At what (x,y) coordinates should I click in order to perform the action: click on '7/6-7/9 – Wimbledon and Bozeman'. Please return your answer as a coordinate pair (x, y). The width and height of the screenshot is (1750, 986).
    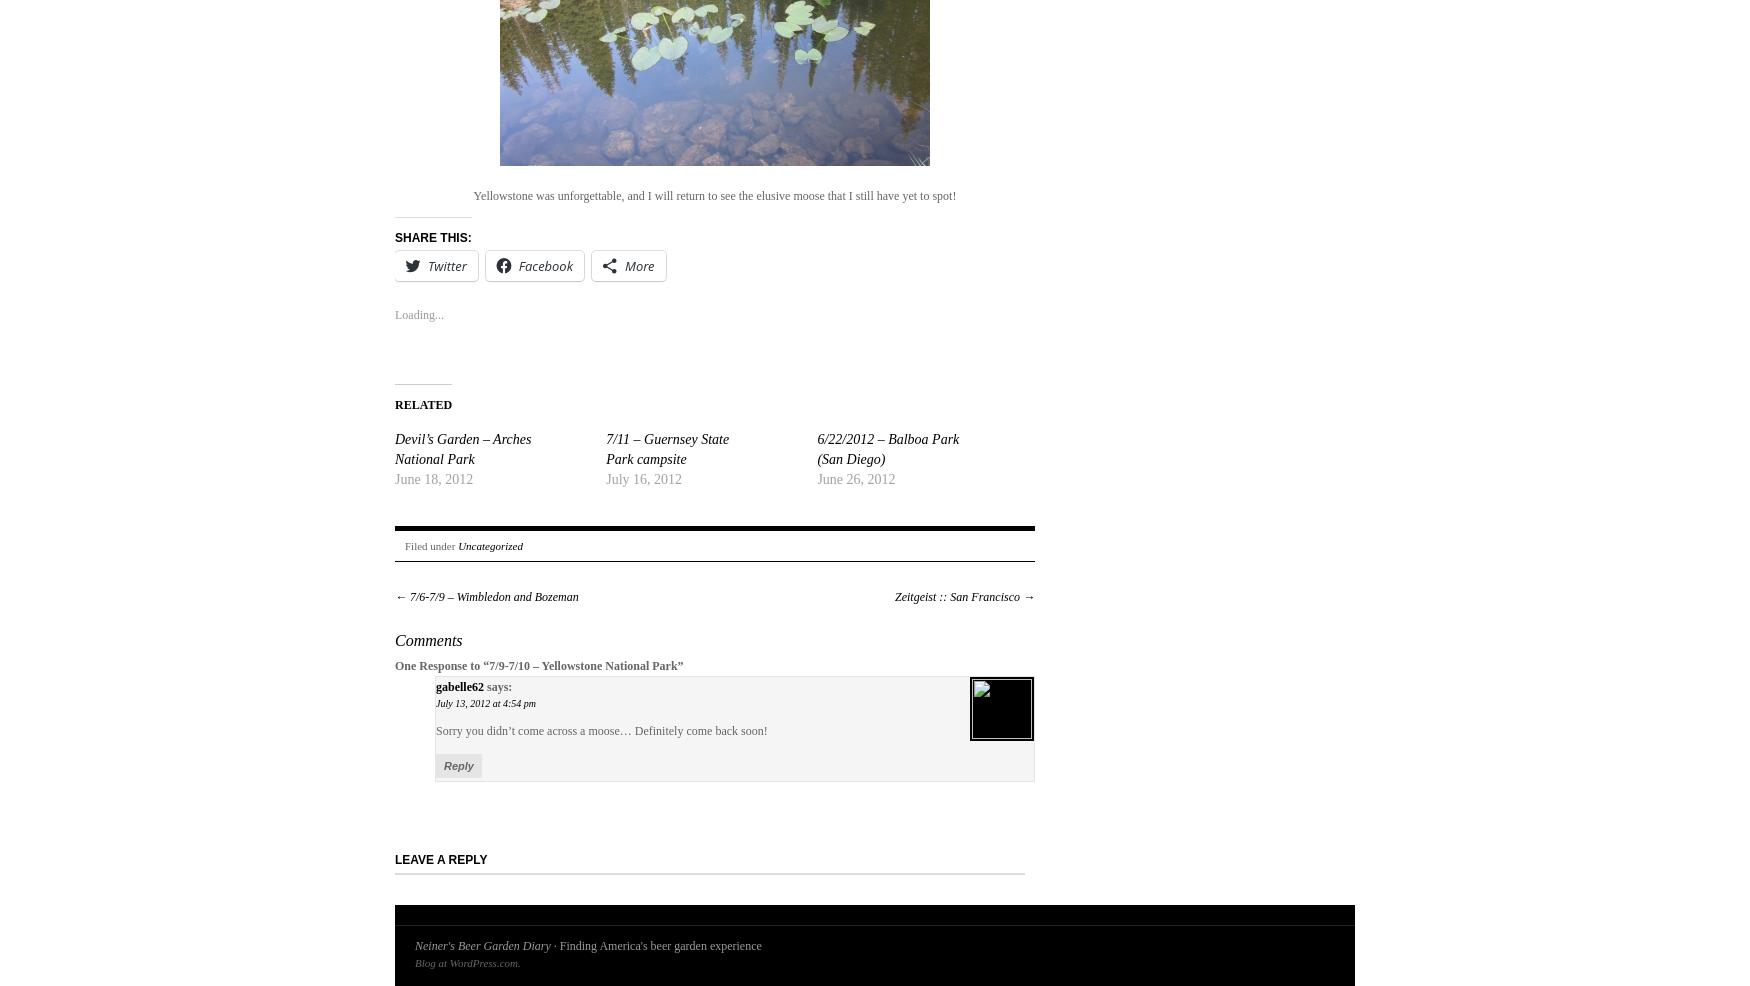
    Looking at the image, I should click on (492, 597).